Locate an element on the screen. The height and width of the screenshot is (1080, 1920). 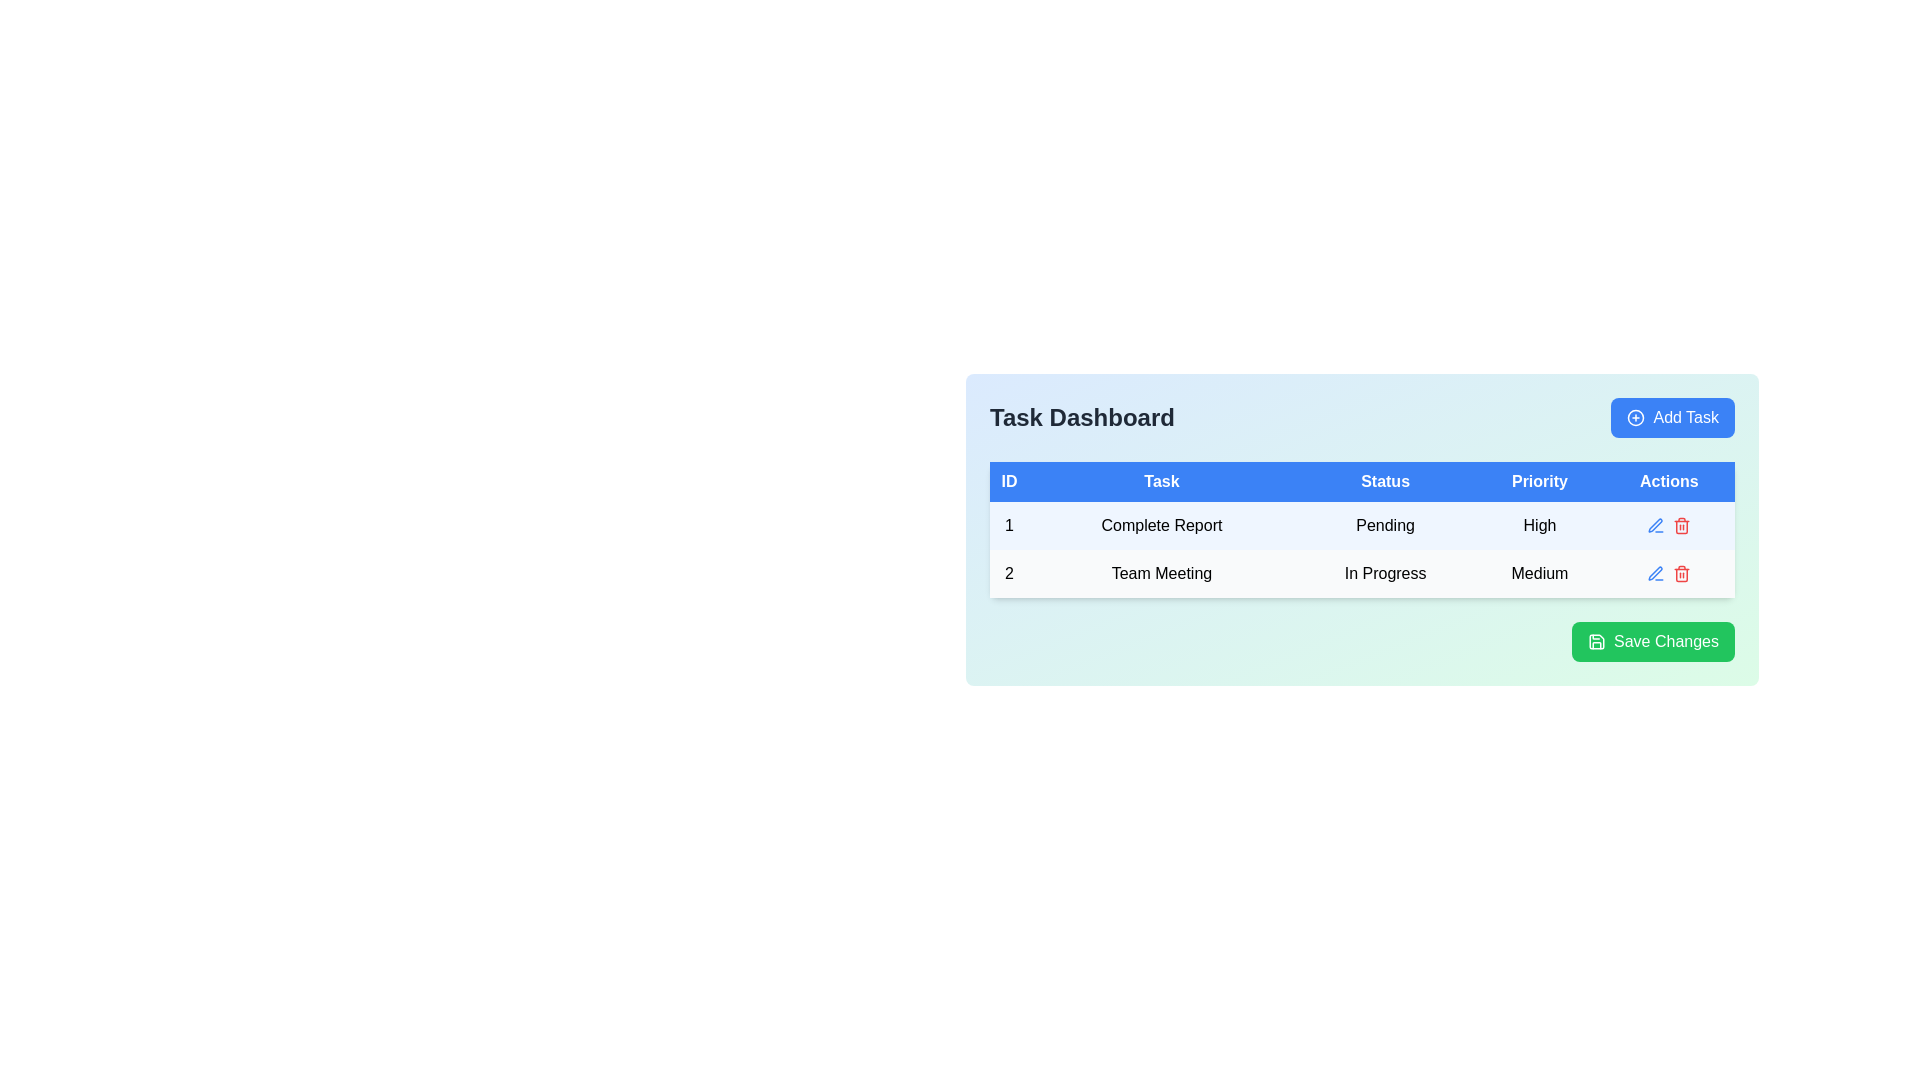
the pencil icon in the 'Actions' column of the first row in the 'Task Dashboard' is located at coordinates (1669, 524).